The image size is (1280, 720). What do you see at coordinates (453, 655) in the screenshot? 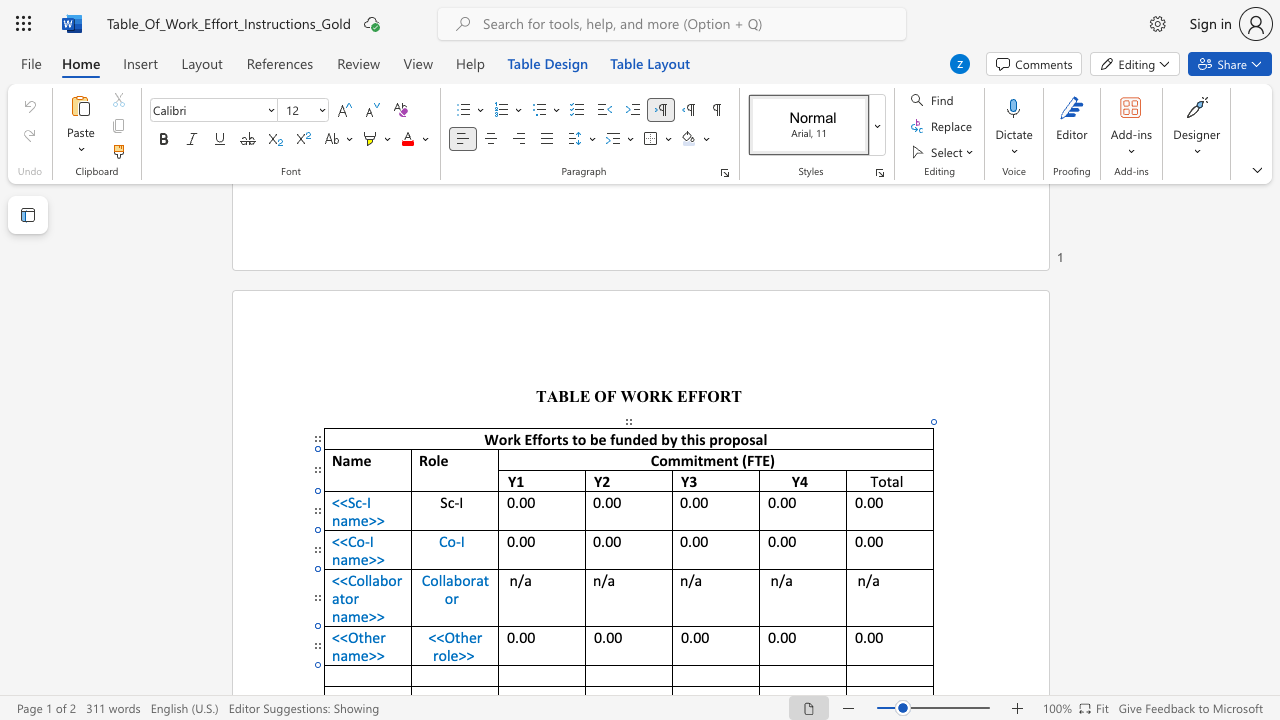
I see `the 2th character "e" in the text` at bounding box center [453, 655].